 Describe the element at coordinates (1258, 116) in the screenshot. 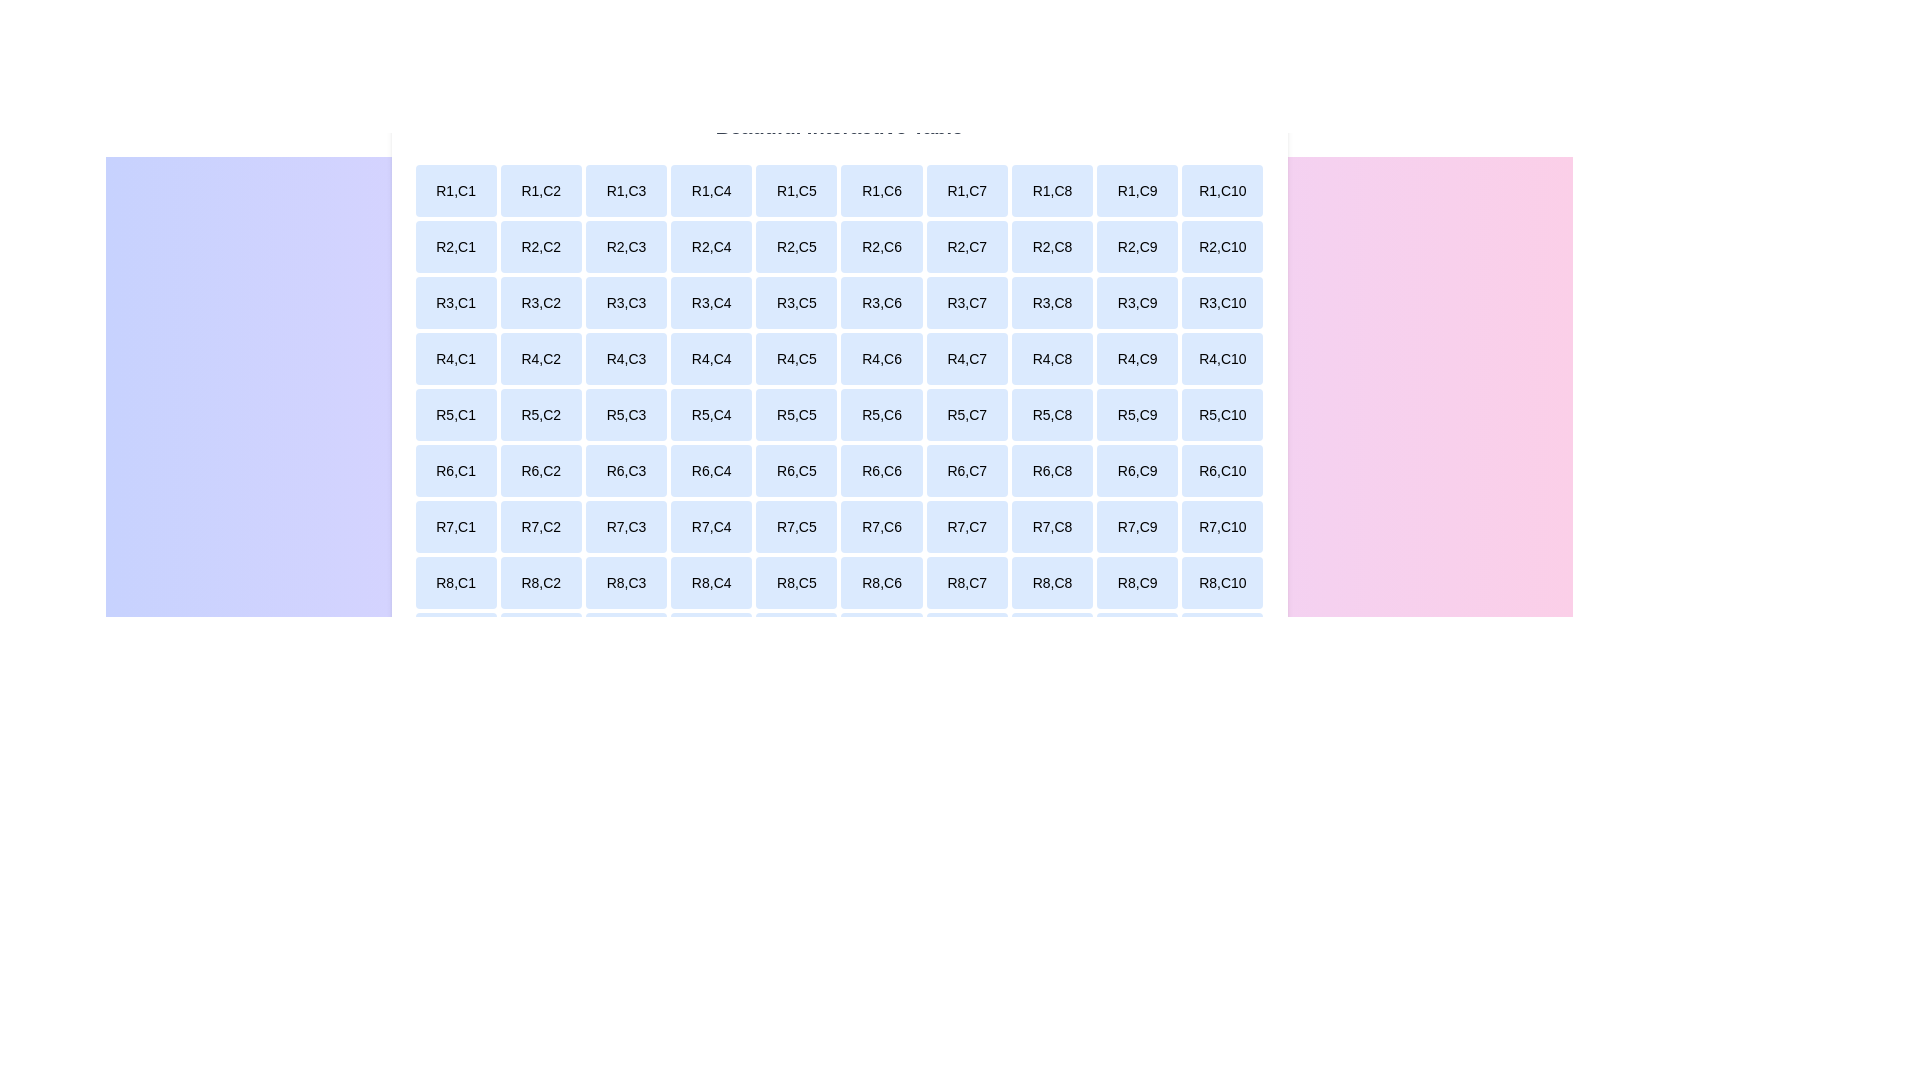

I see `the close button in the top-right corner of the dialog to close it` at that location.